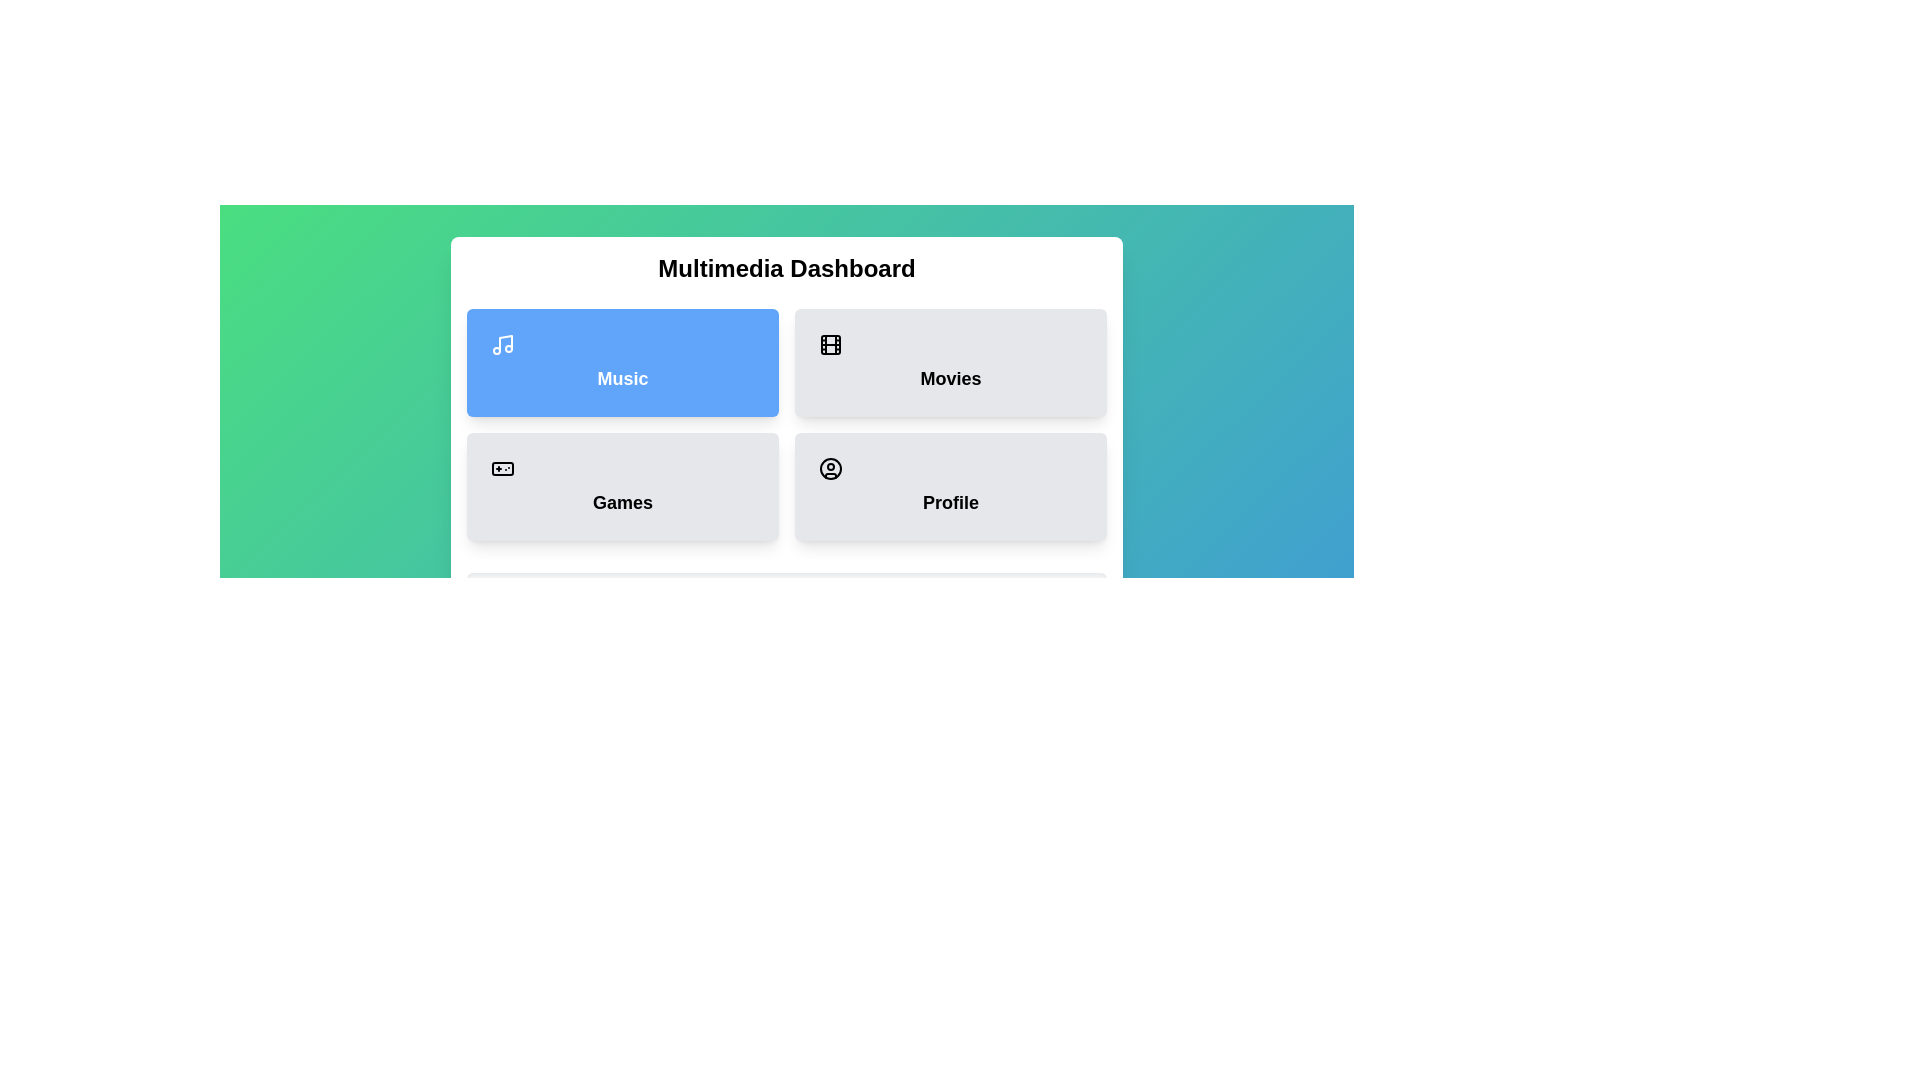 This screenshot has height=1080, width=1920. I want to click on the Music button to display its description, so click(622, 362).